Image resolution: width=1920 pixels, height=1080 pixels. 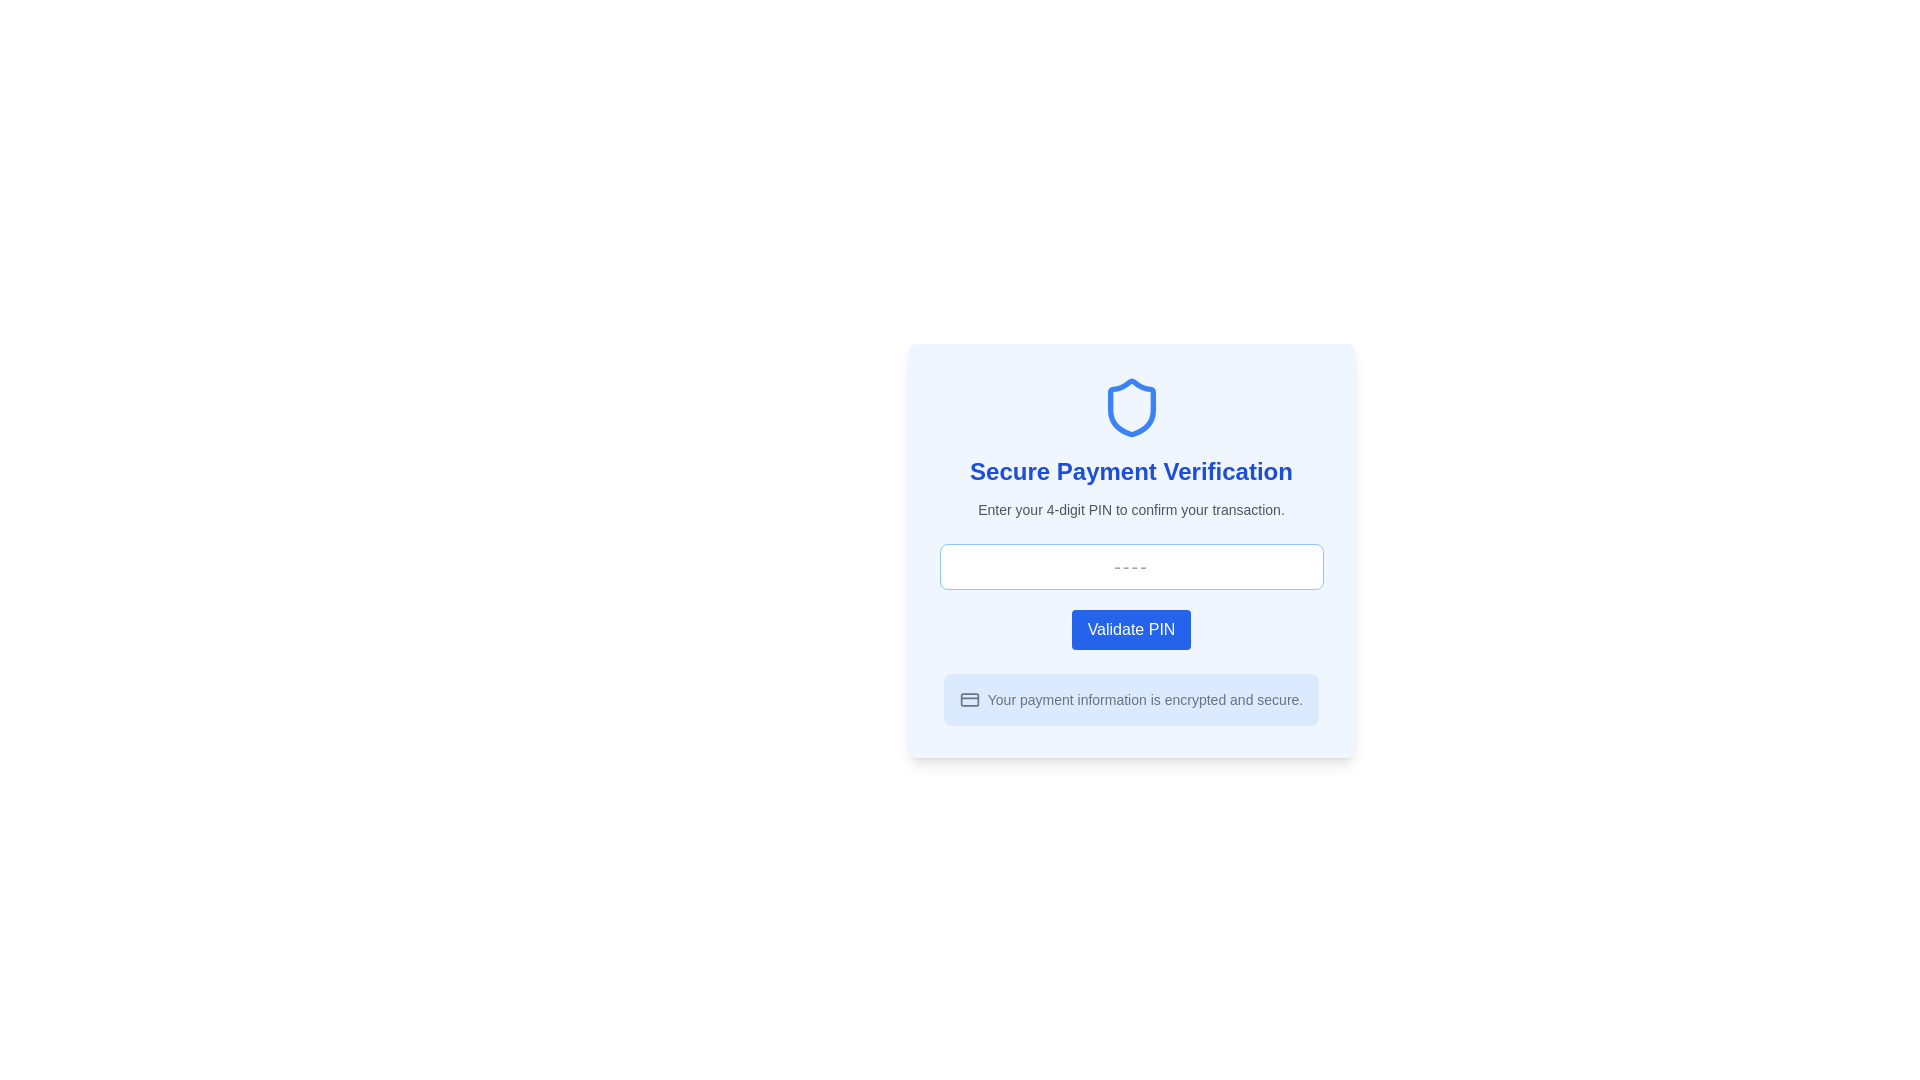 What do you see at coordinates (1131, 508) in the screenshot?
I see `the text label that instructs the user to enter a 4-digit PIN for transaction confirmation, positioned below the title 'Secure Payment Verification'` at bounding box center [1131, 508].